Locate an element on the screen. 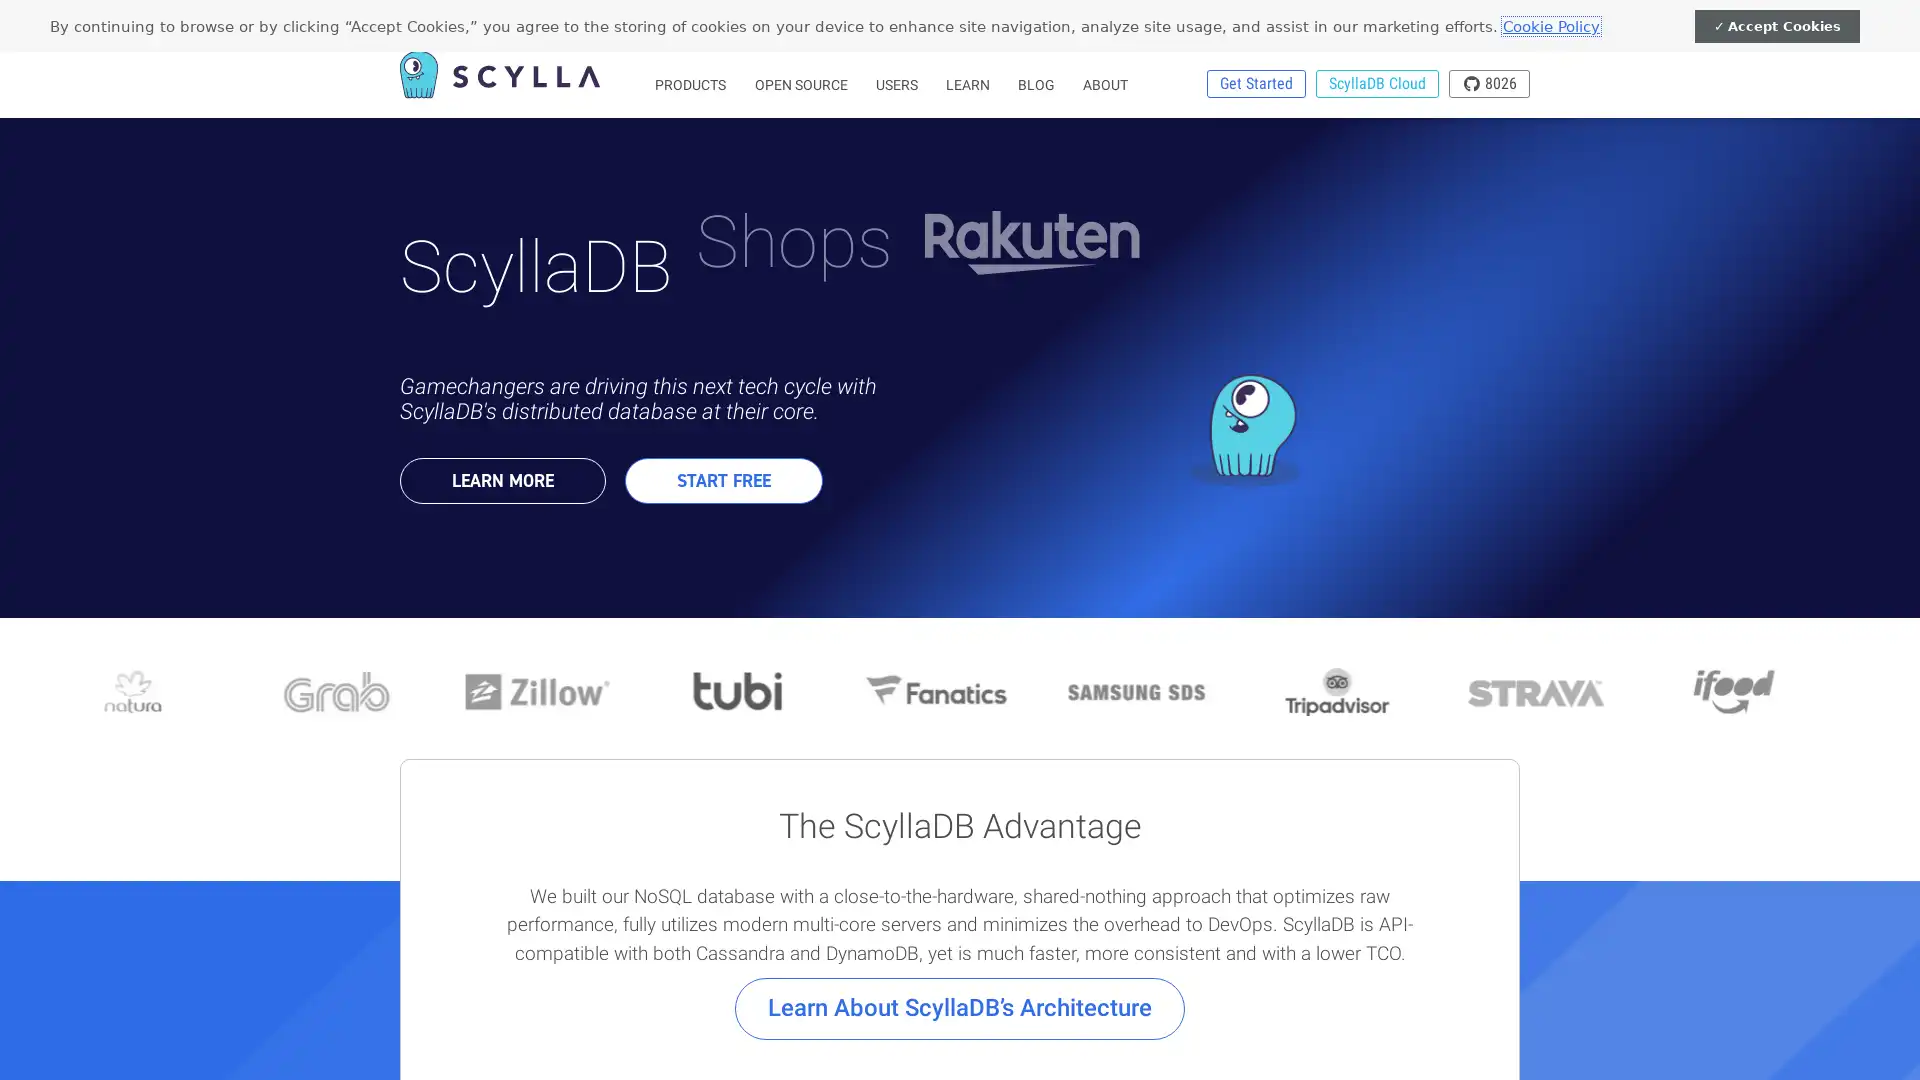 This screenshot has width=1920, height=1080. Accept Cookies is located at coordinates (1777, 26).